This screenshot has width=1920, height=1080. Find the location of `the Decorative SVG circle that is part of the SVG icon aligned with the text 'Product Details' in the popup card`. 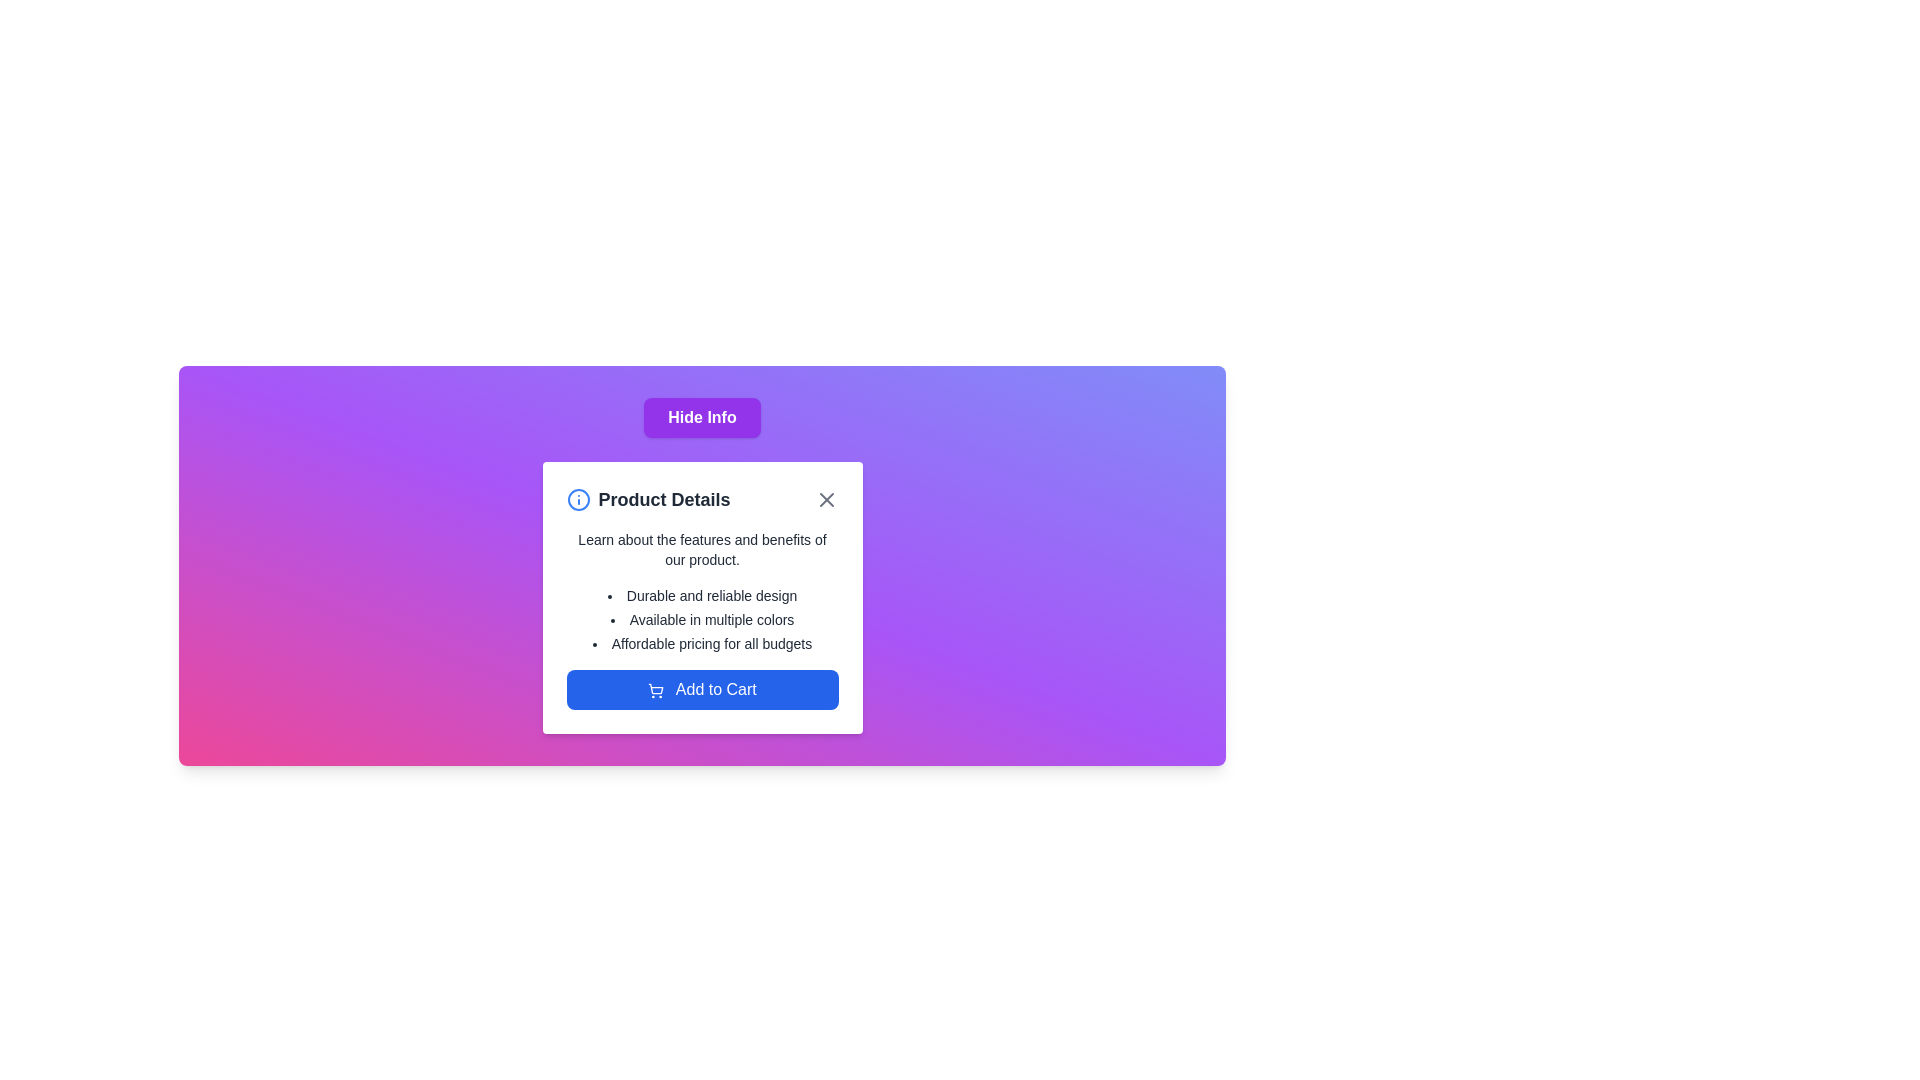

the Decorative SVG circle that is part of the SVG icon aligned with the text 'Product Details' in the popup card is located at coordinates (577, 499).